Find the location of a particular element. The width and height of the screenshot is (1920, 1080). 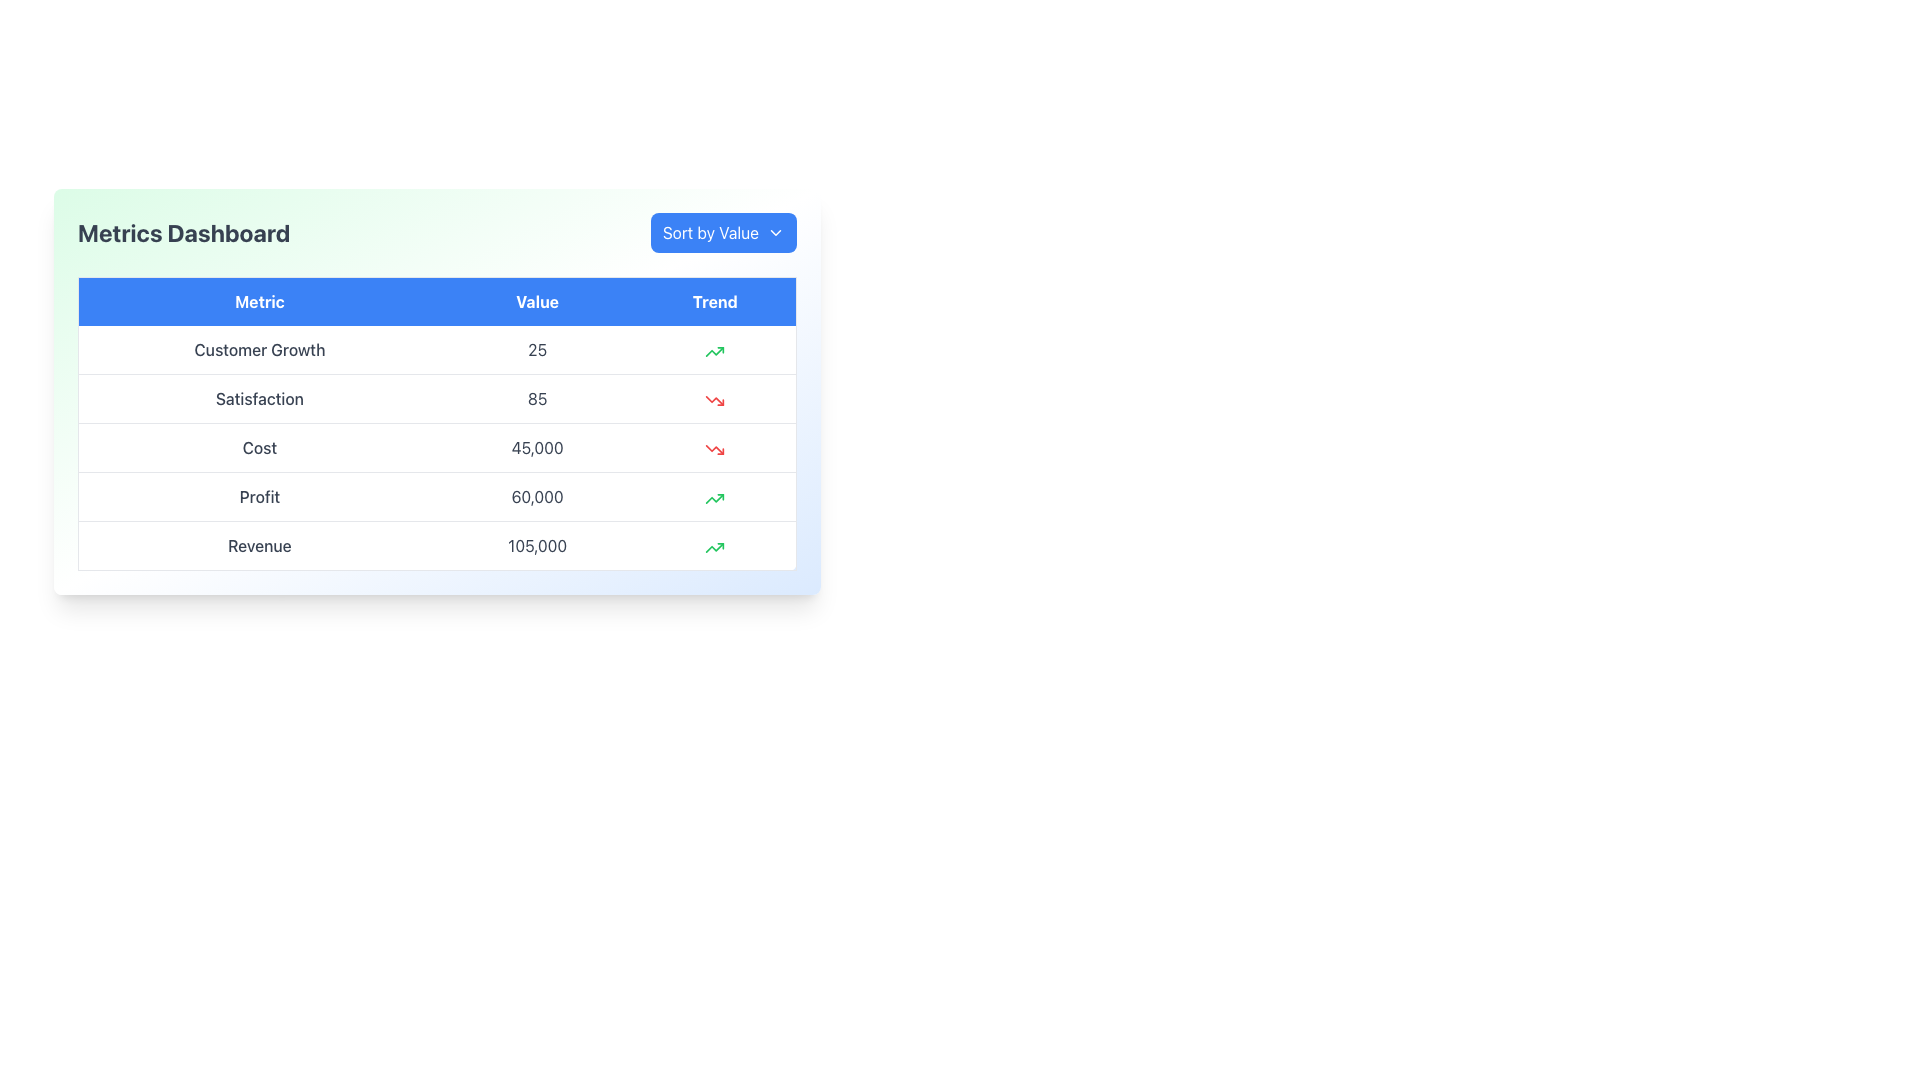

the red, downward-pointing zigzag arrow icon representing a negative trend in the 'Satisfaction' row under the 'Trend' header of the table is located at coordinates (715, 400).